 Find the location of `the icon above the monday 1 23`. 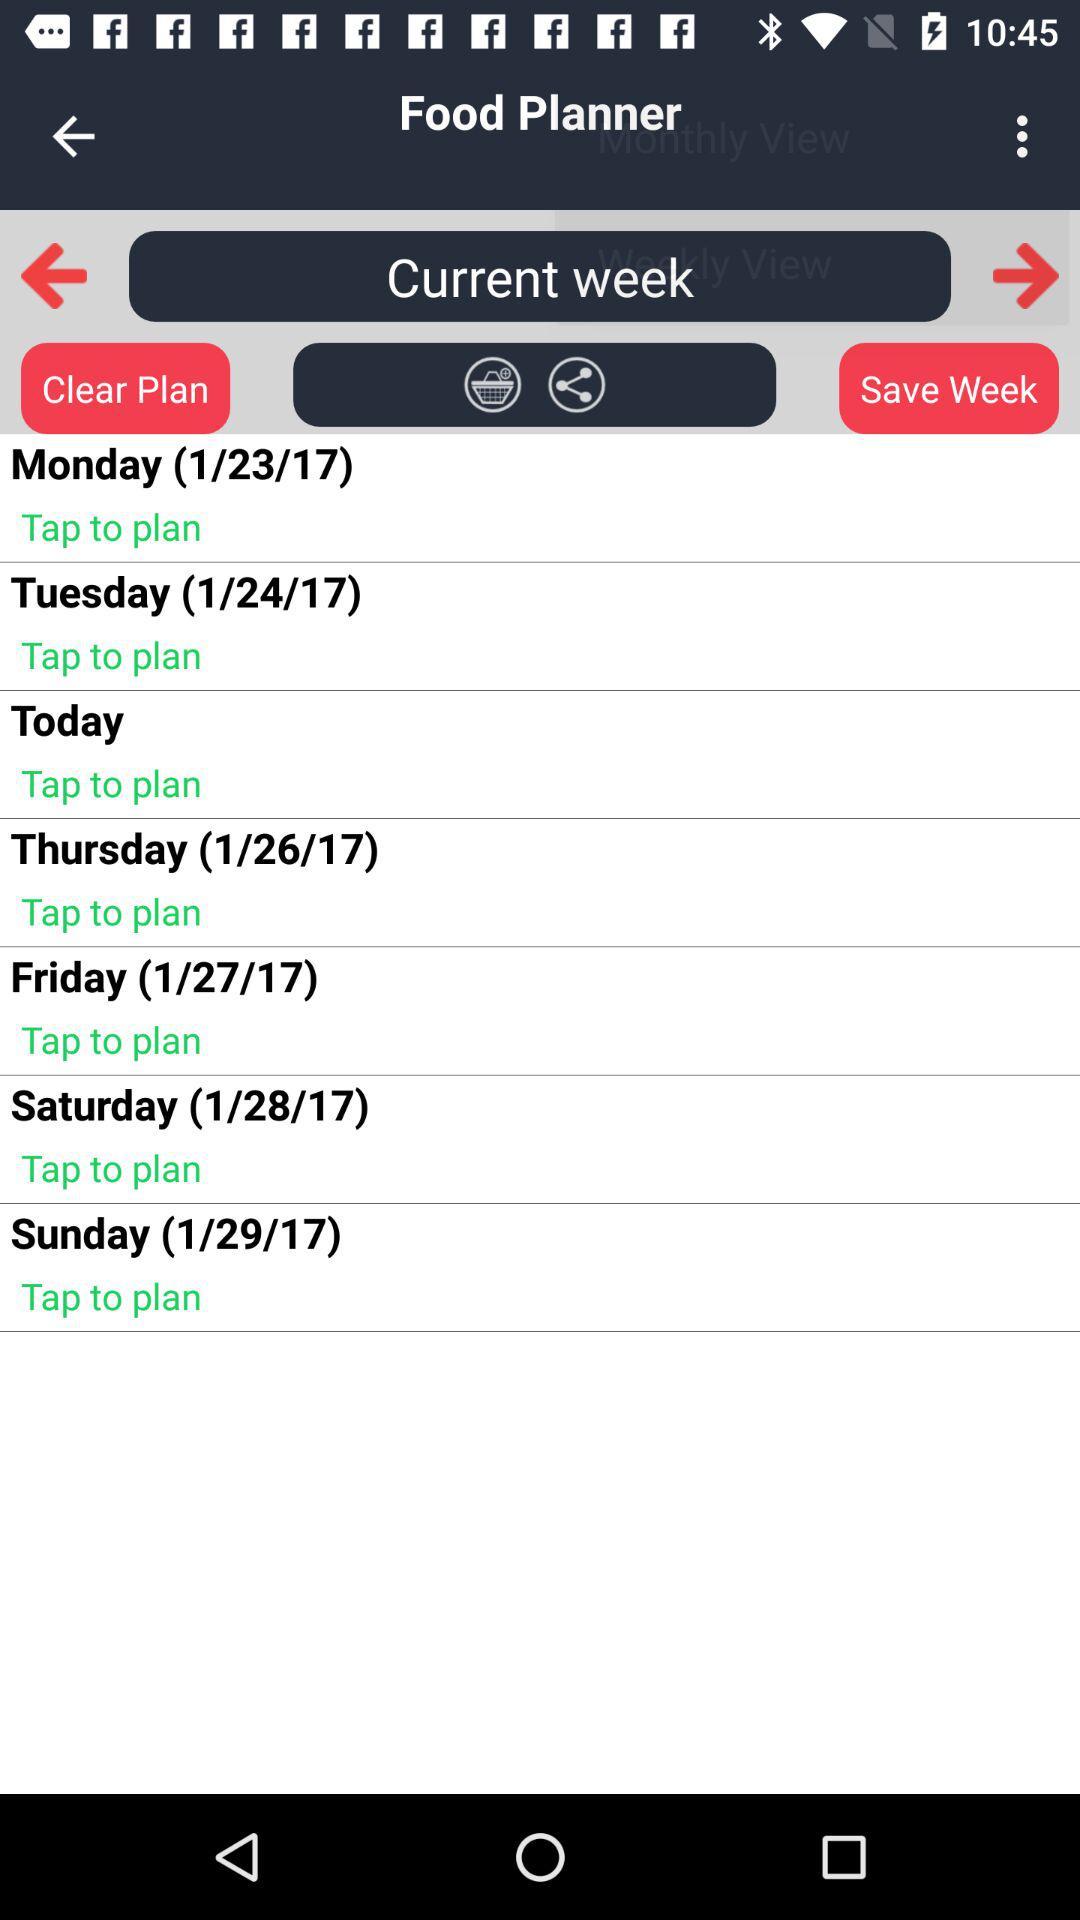

the icon above the monday 1 23 is located at coordinates (125, 388).